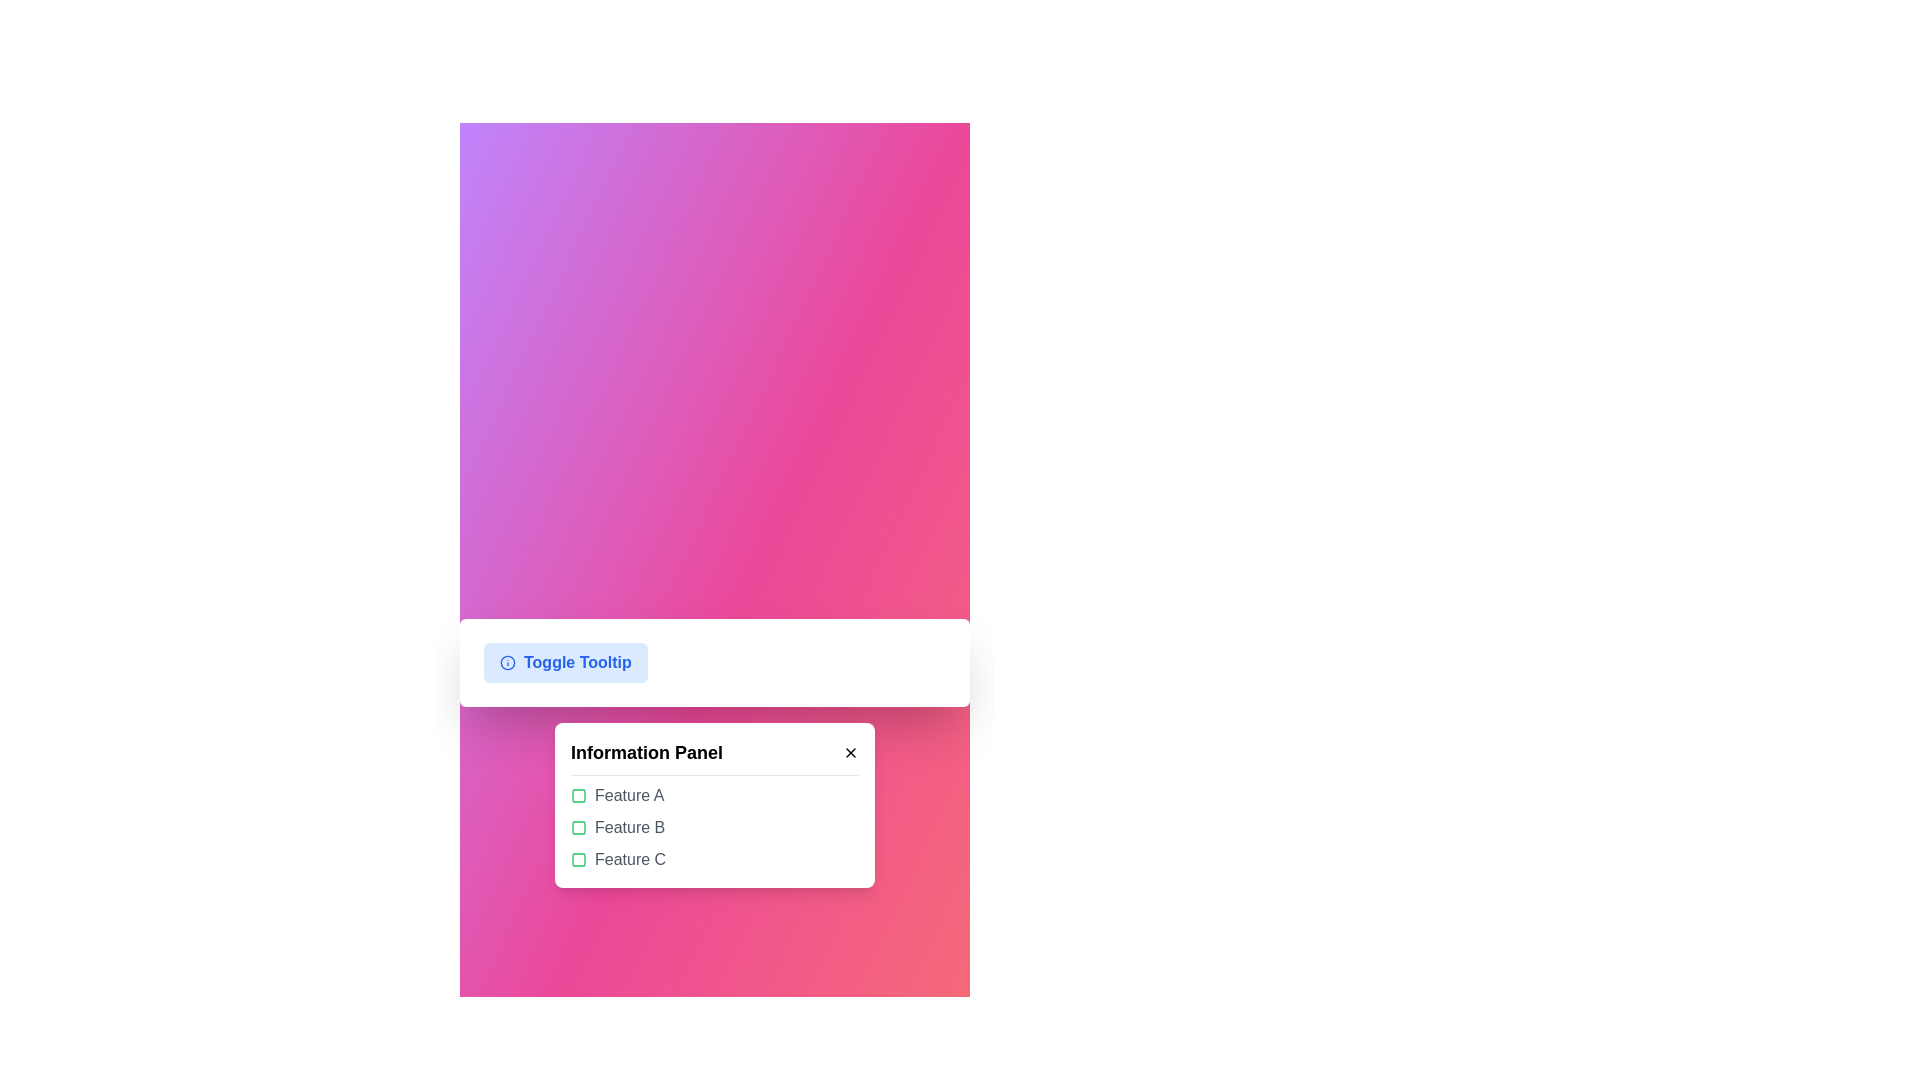 Image resolution: width=1920 pixels, height=1080 pixels. What do you see at coordinates (578, 828) in the screenshot?
I see `the icon representing 'Feature B', located to the left of the text label 'Feature B' in the option list` at bounding box center [578, 828].